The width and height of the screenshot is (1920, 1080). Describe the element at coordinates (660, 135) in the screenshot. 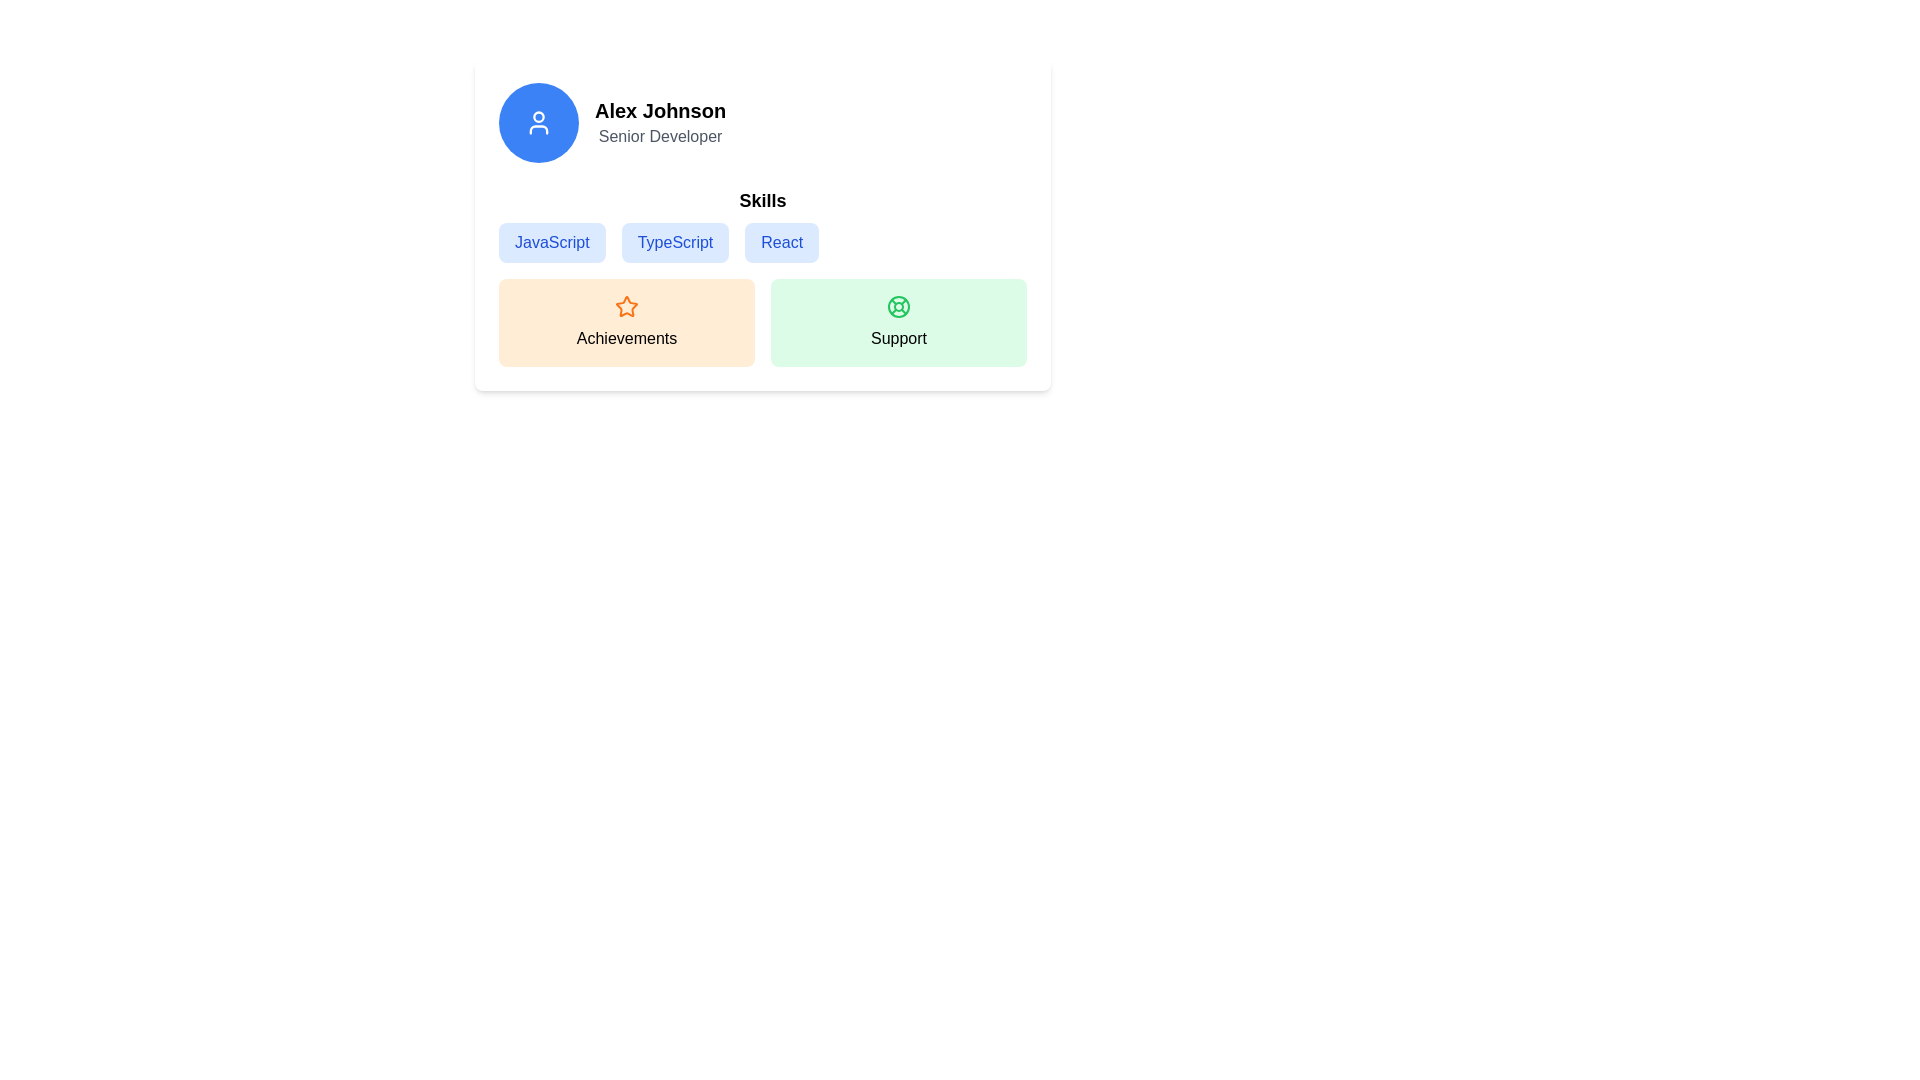

I see `the text label that reads 'Senior Developer,' which is styled in a smaller, lighter gray font and positioned directly below 'Alex Johnson.'` at that location.